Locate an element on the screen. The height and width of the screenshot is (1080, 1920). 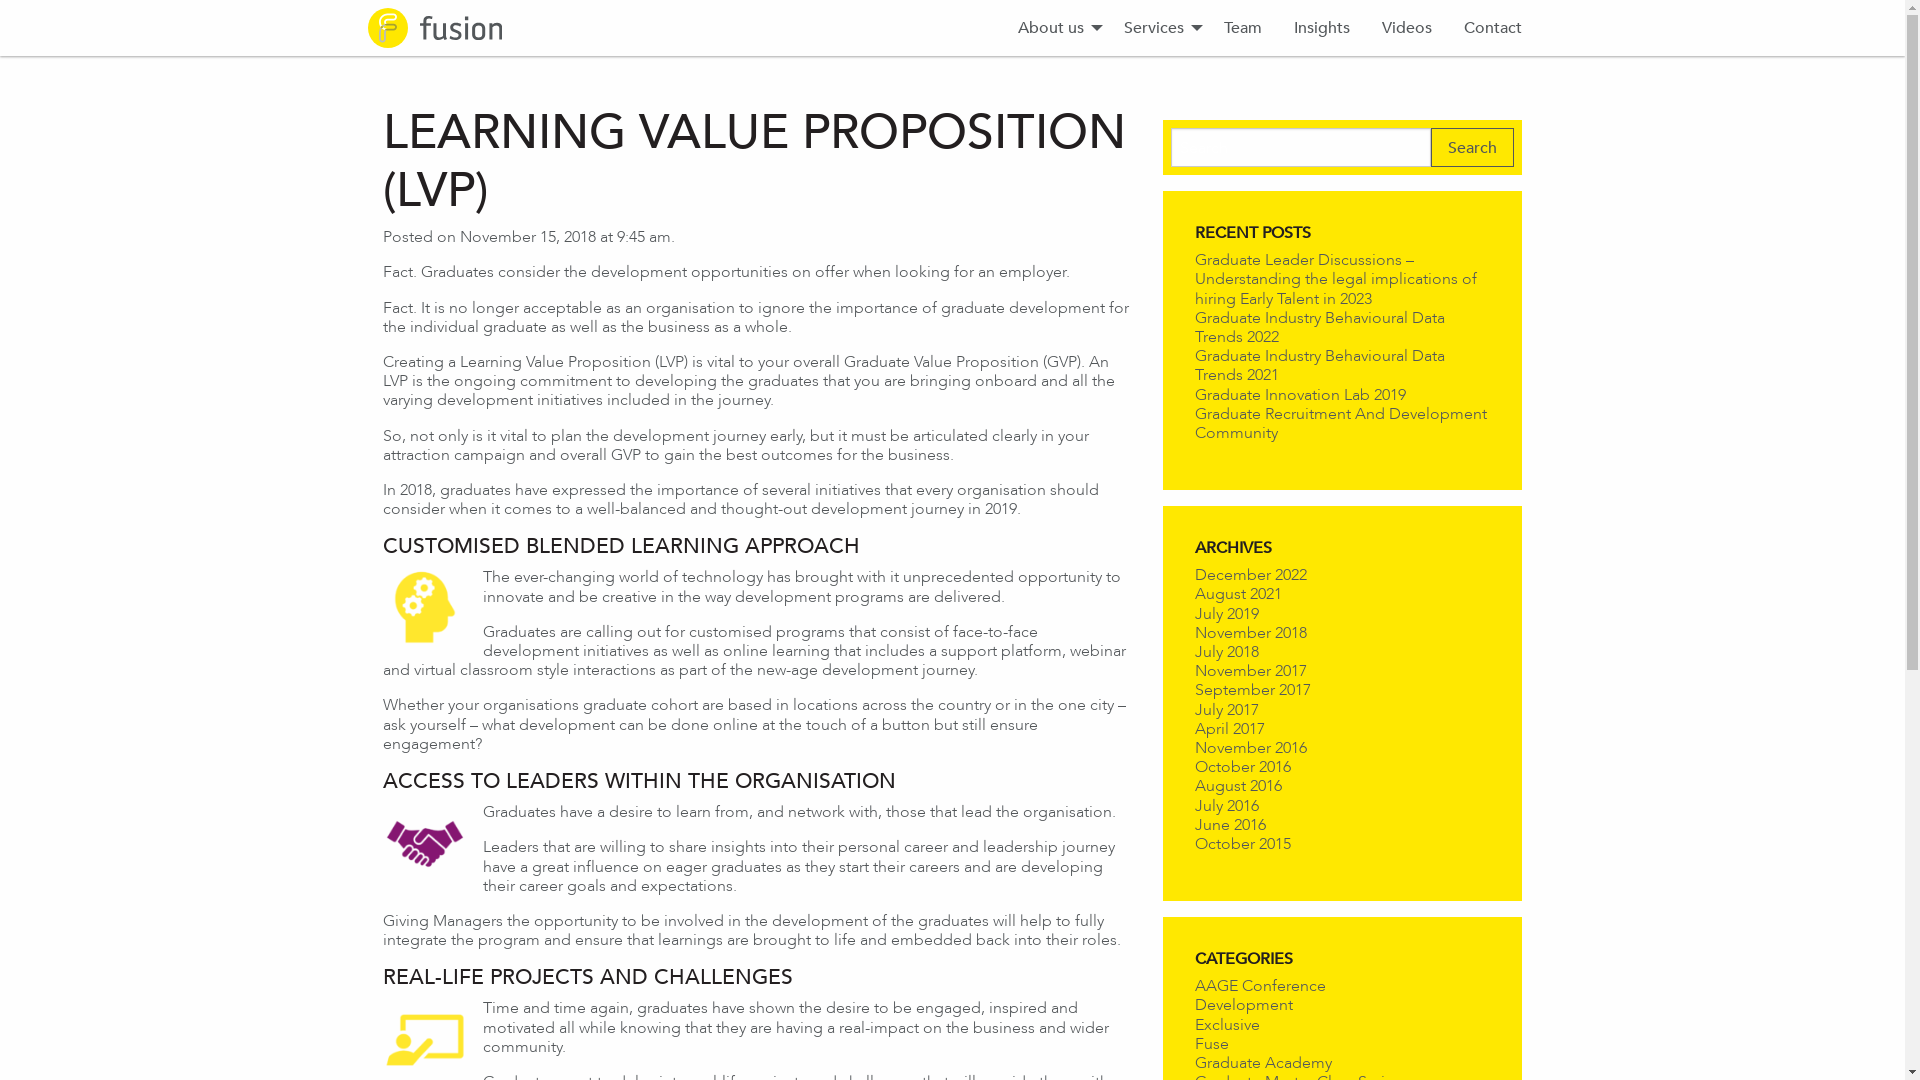
'July 2017' is located at coordinates (1224, 708).